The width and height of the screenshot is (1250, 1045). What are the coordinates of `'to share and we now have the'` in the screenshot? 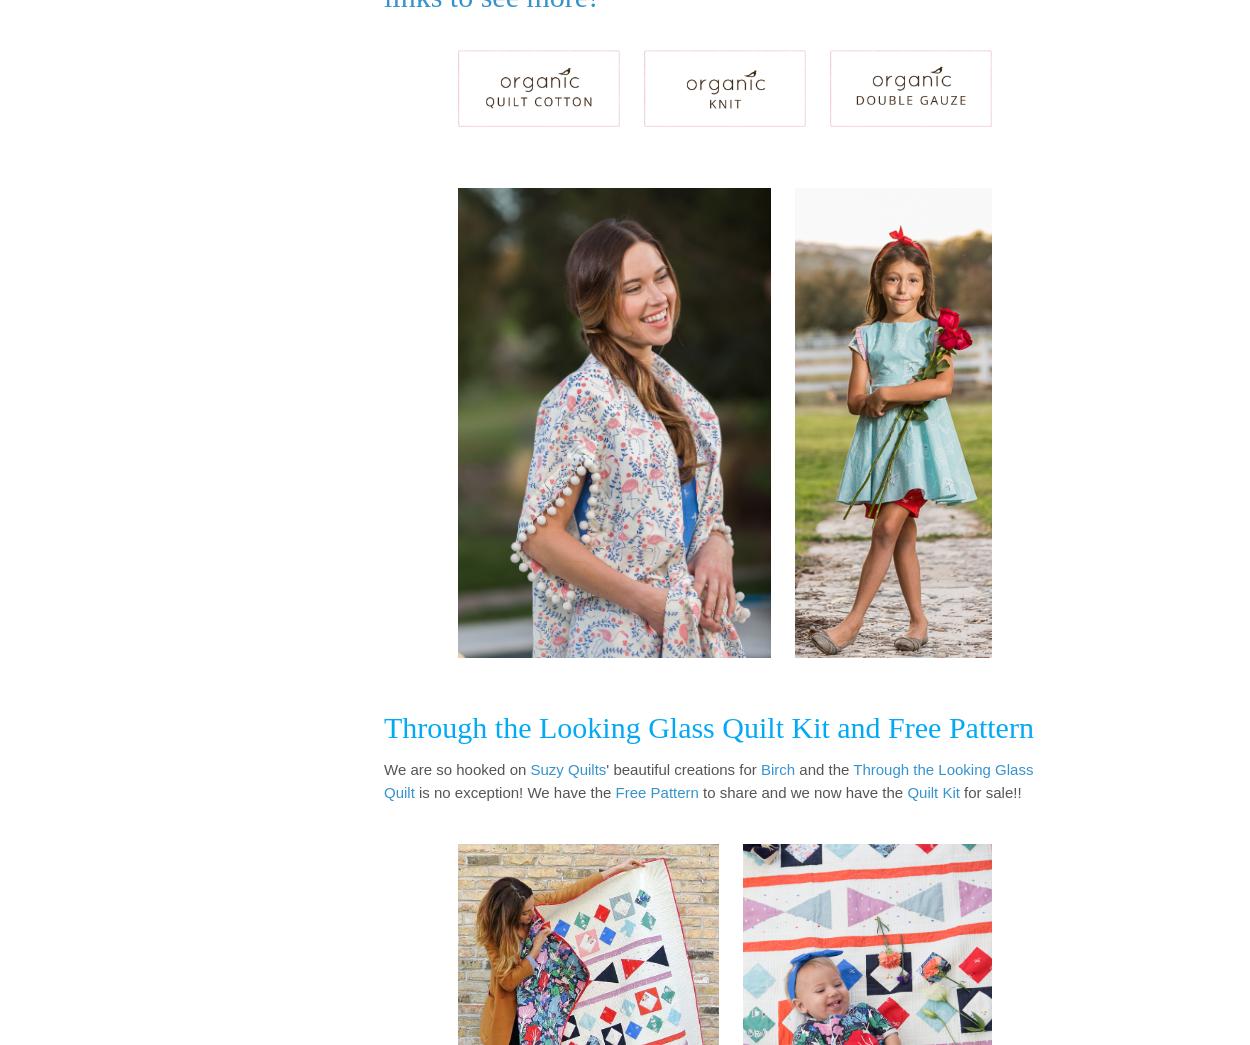 It's located at (802, 791).